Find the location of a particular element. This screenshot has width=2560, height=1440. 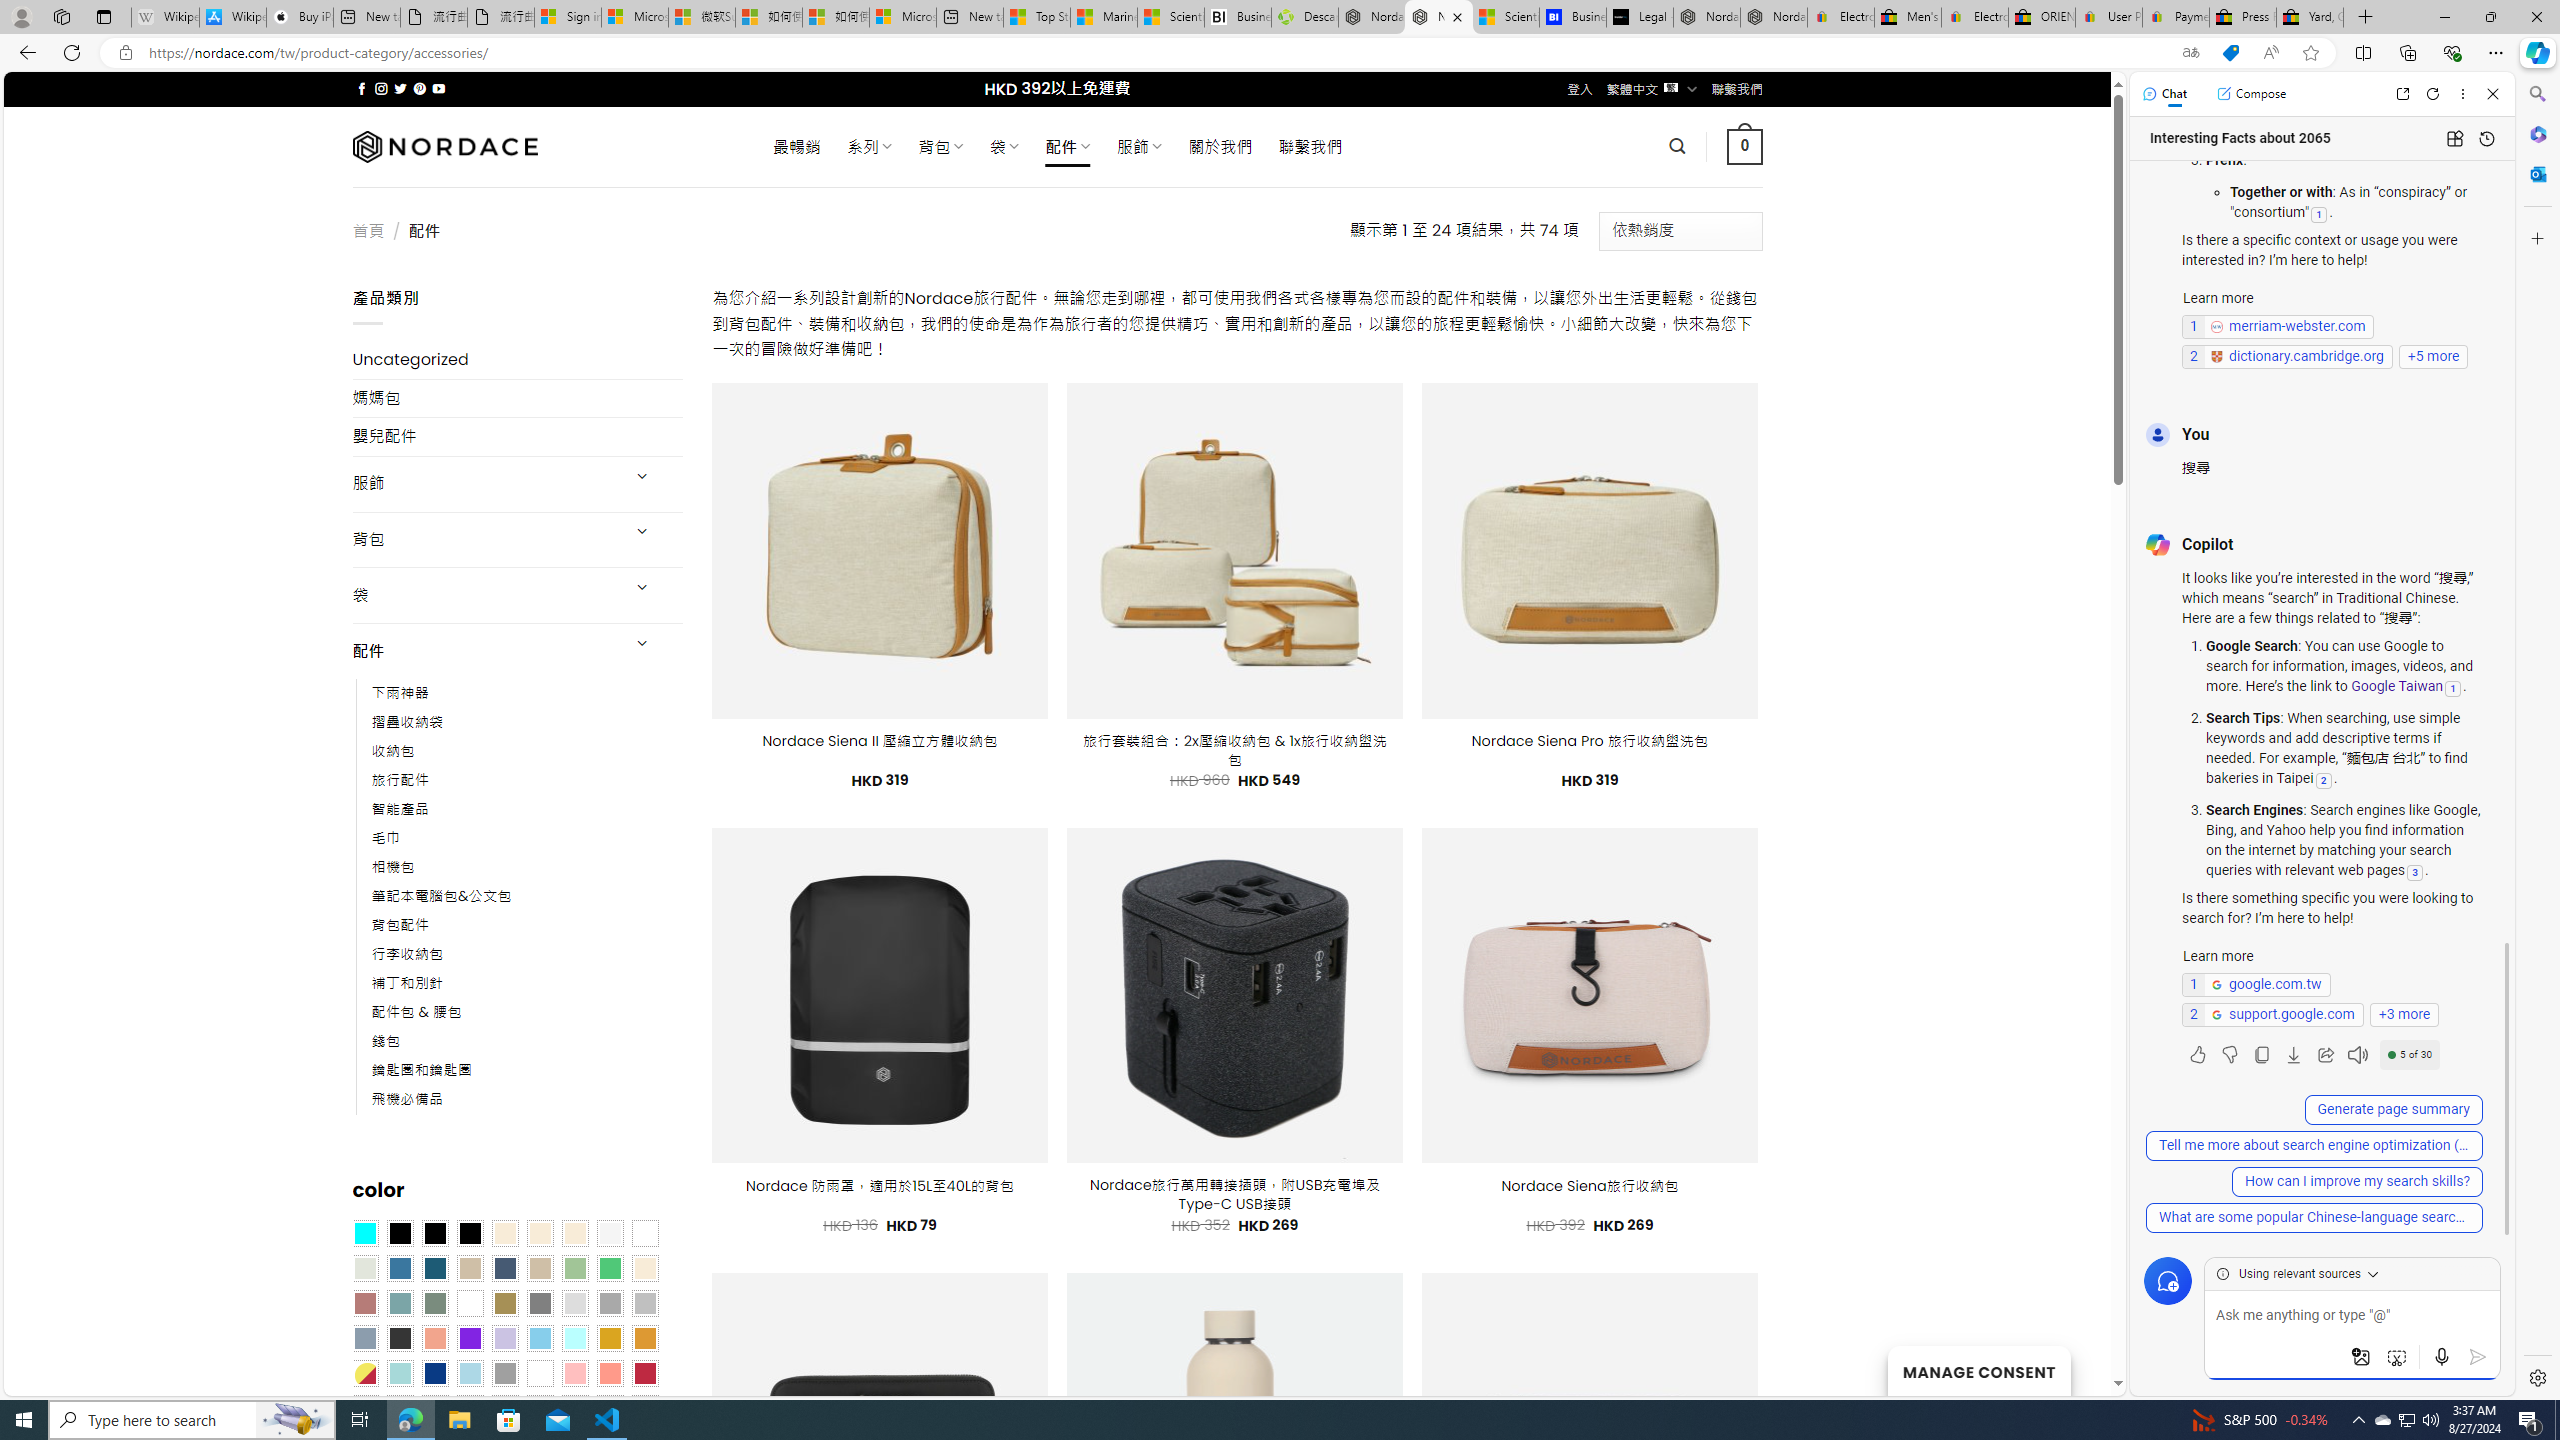

'Buy iPad - Apple' is located at coordinates (299, 16).